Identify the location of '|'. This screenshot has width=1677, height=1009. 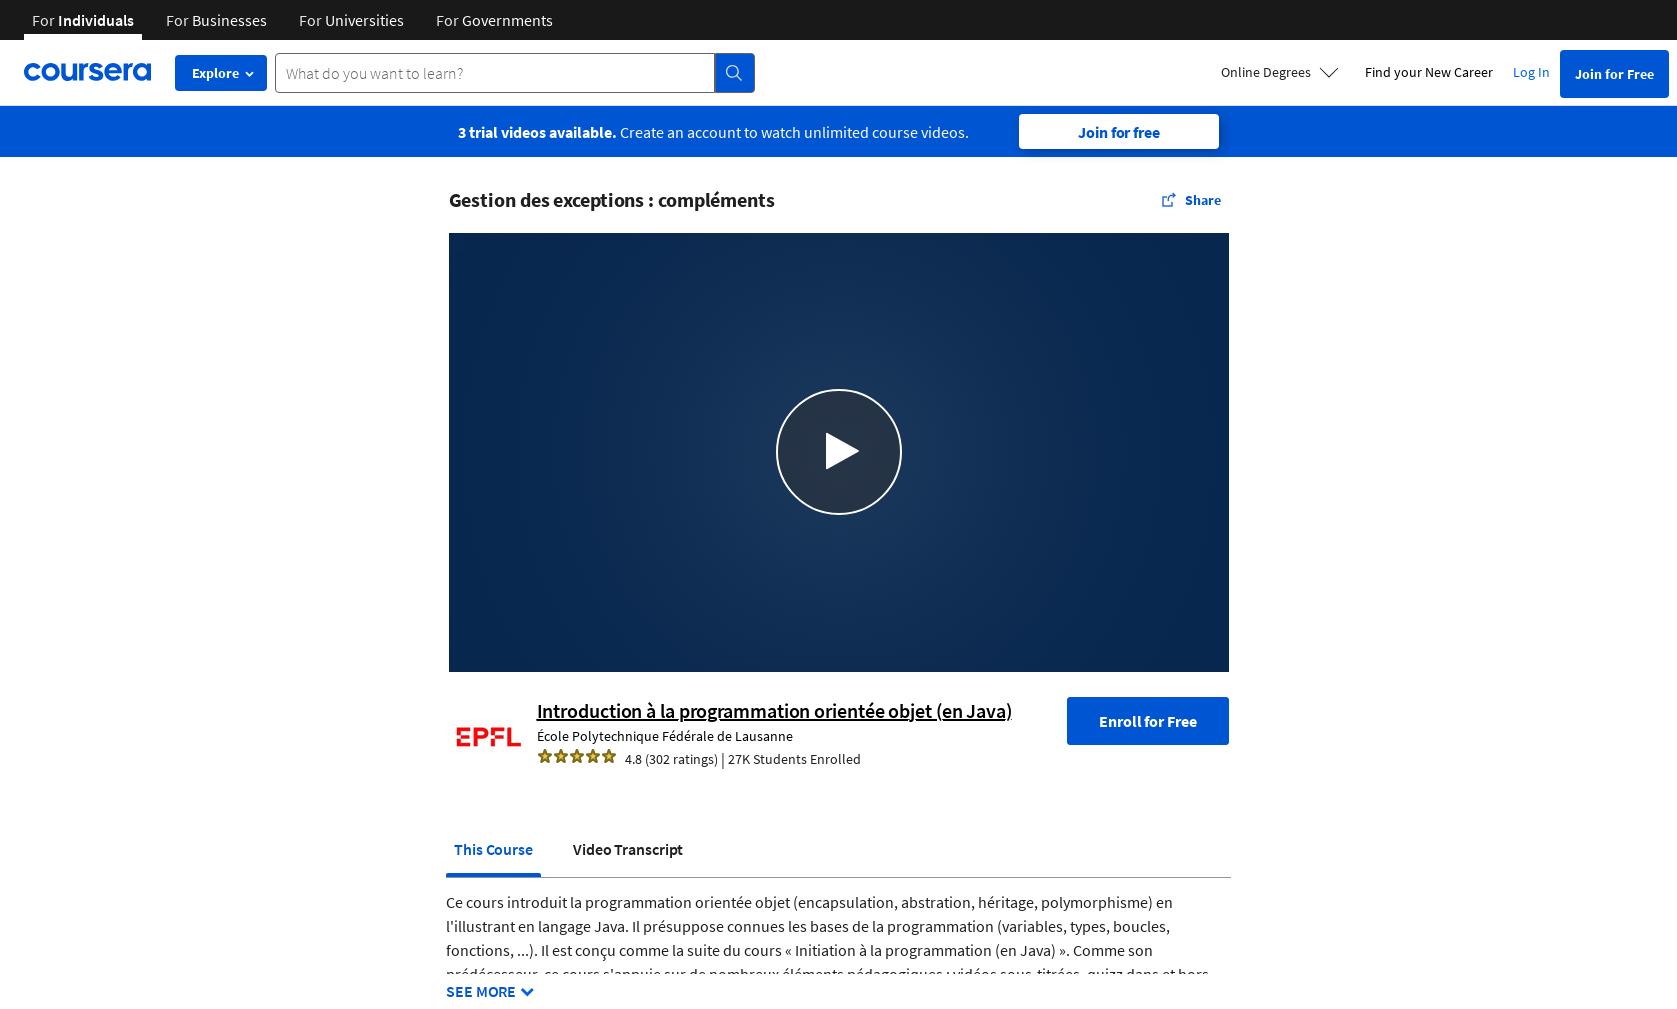
(721, 757).